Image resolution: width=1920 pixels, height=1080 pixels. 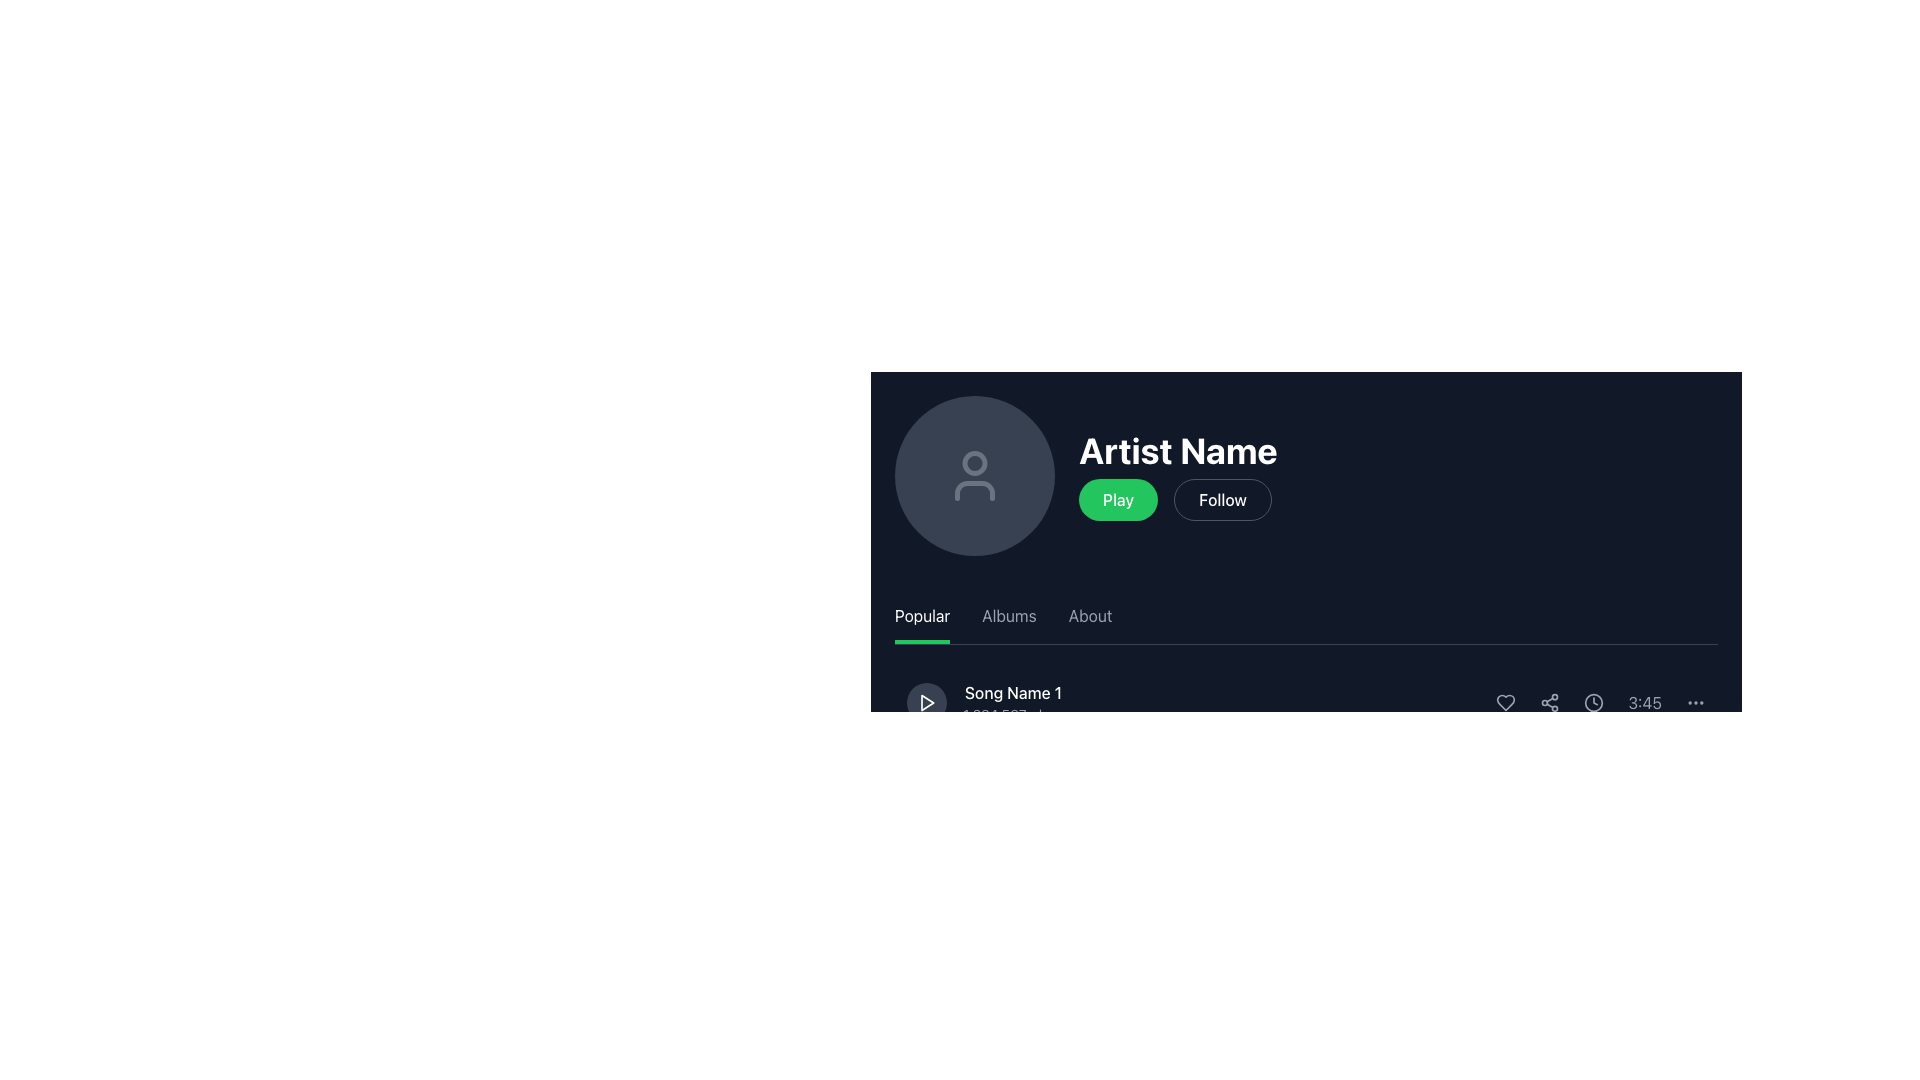 What do you see at coordinates (1506, 870) in the screenshot?
I see `the heart-shaped button located at the bottom-right corner of the main section to favorite an item` at bounding box center [1506, 870].